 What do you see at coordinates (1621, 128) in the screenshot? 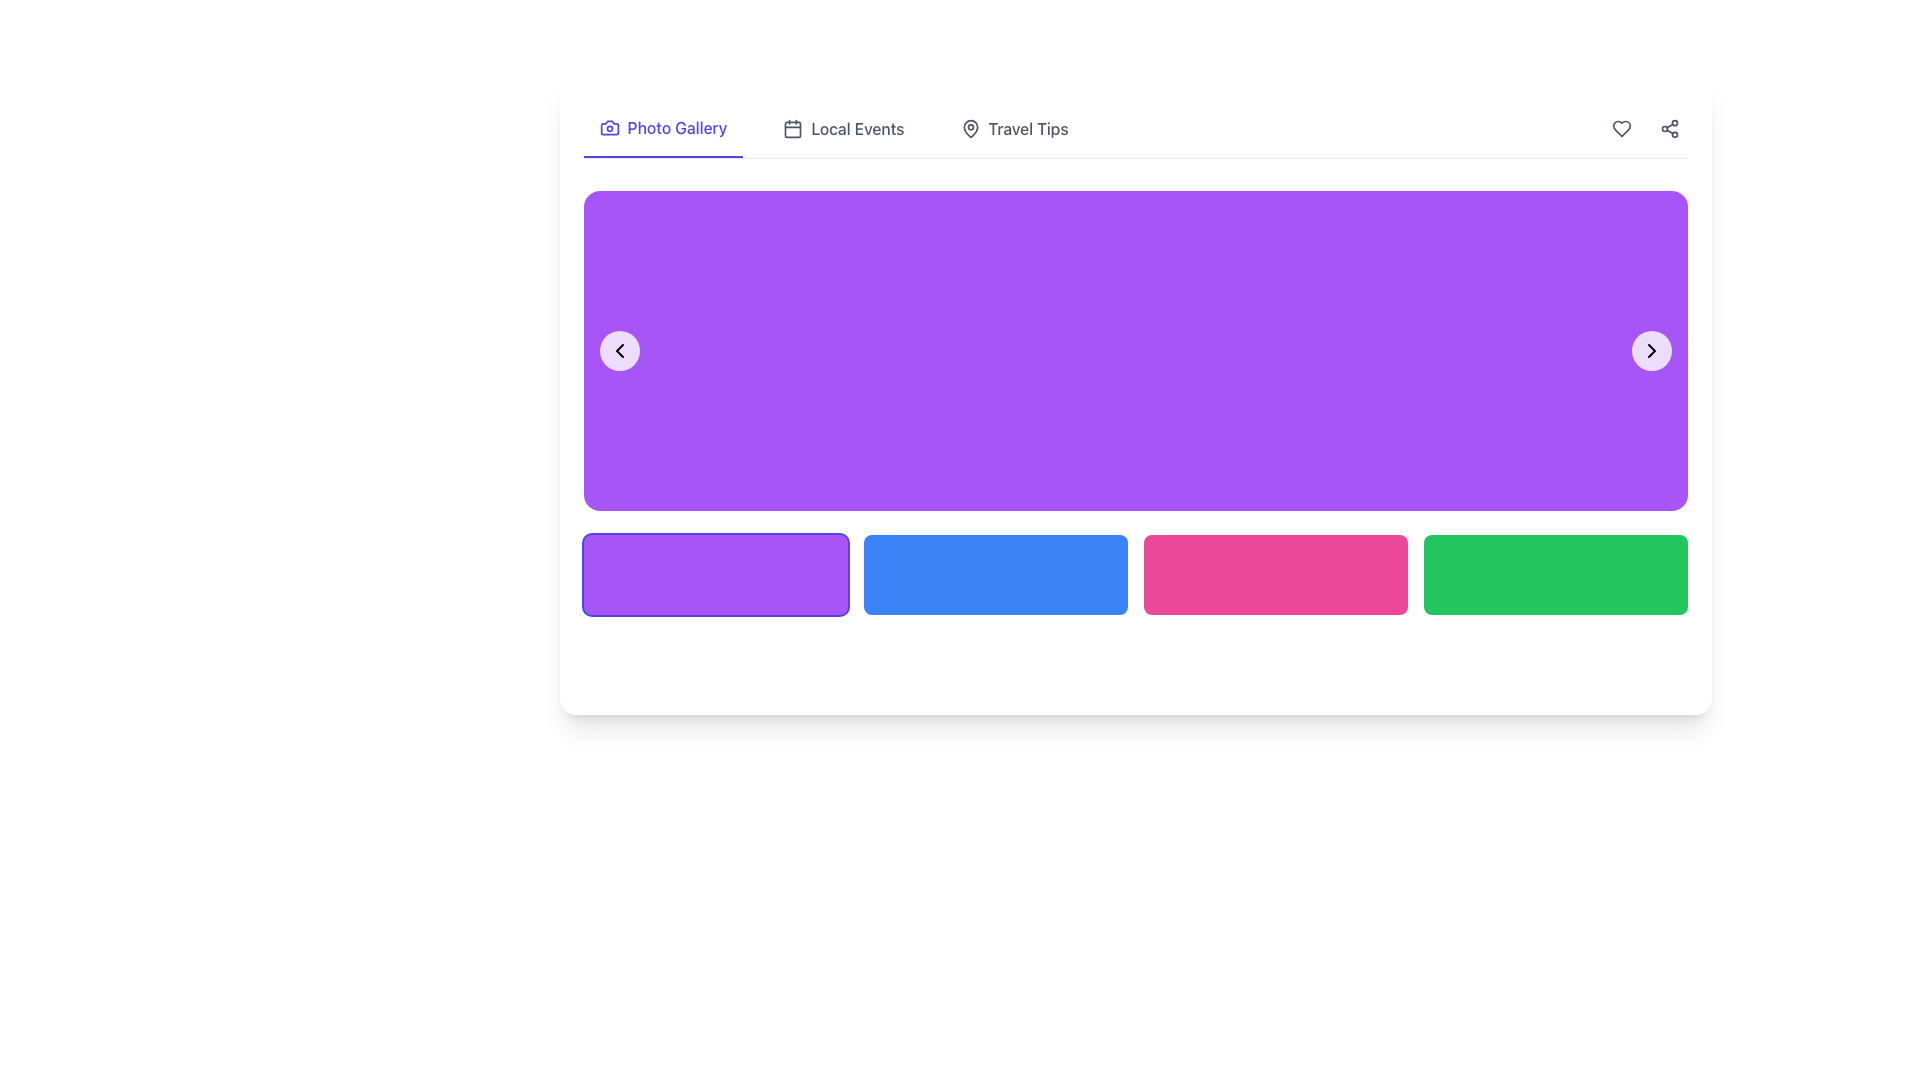
I see `the Heart/Like icon located at the top-right corner of the interface` at bounding box center [1621, 128].